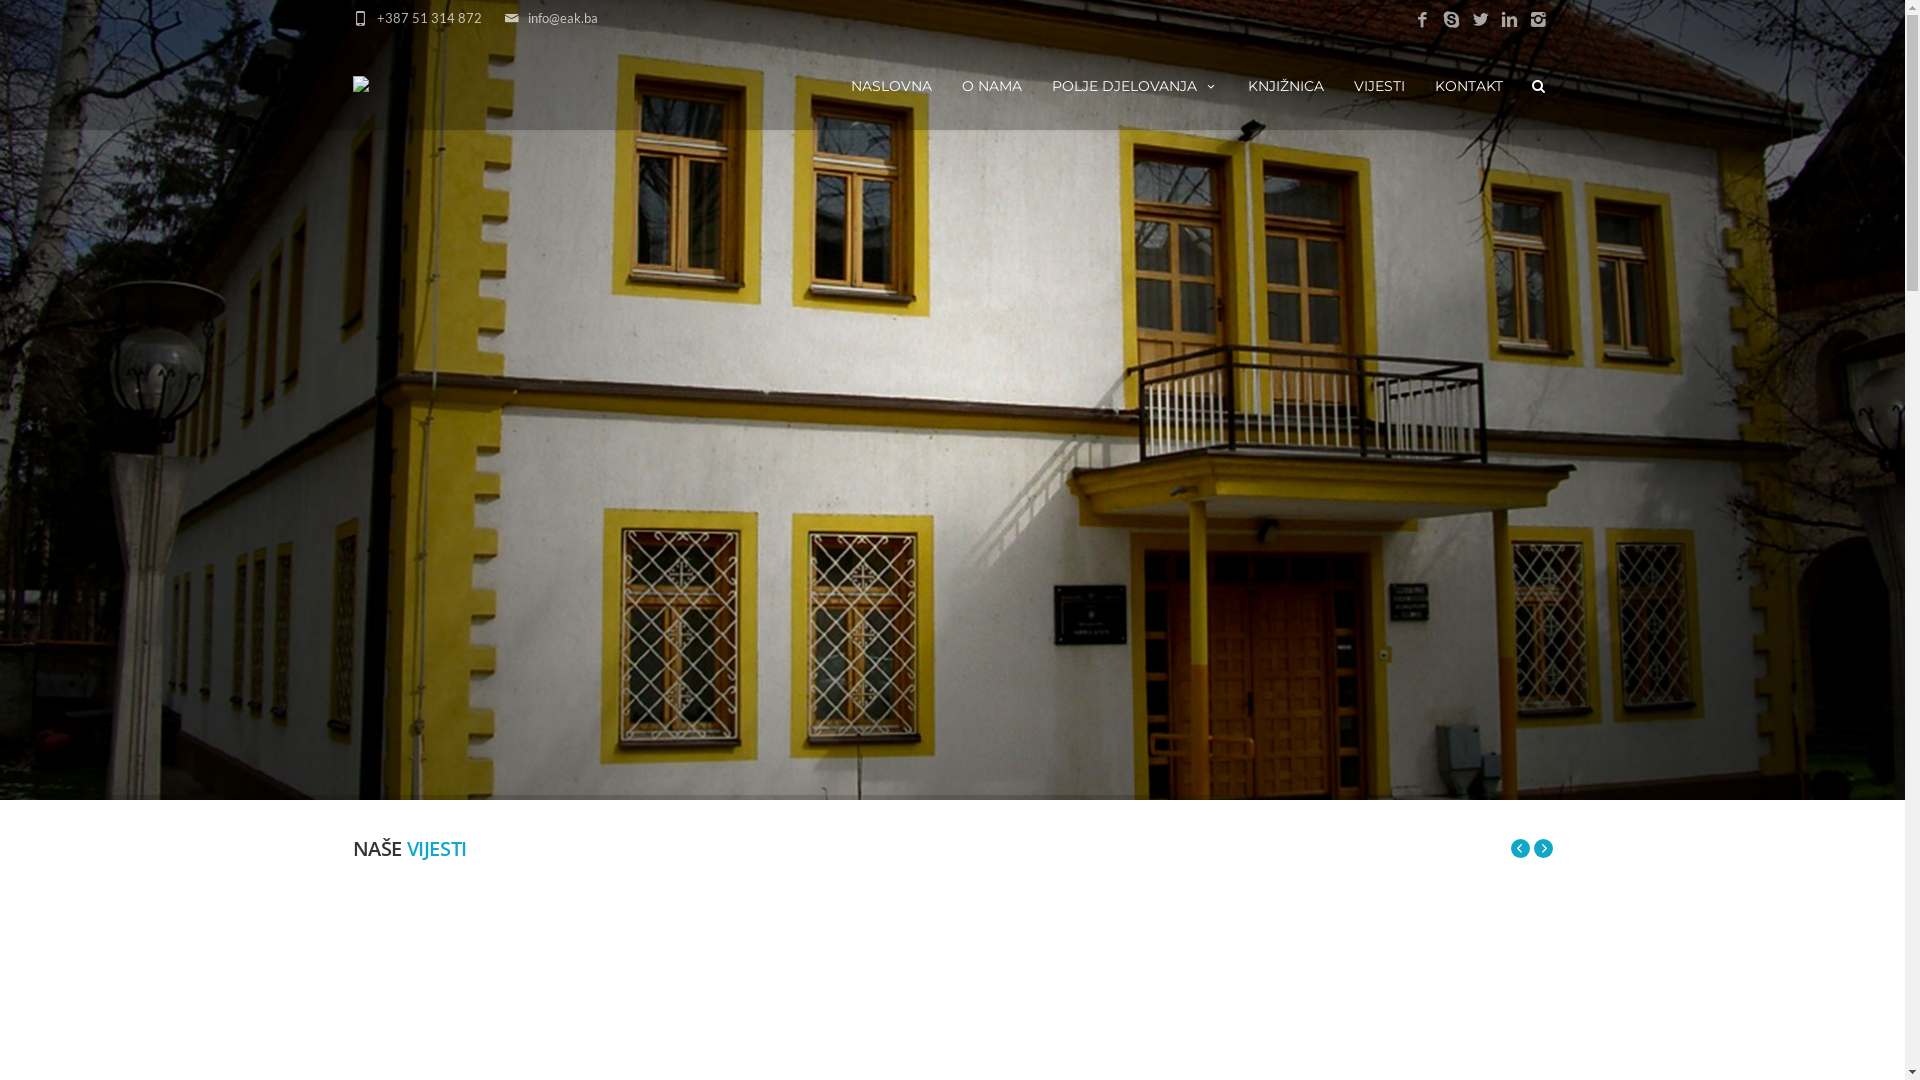 The height and width of the screenshot is (1080, 1920). What do you see at coordinates (990, 83) in the screenshot?
I see `'O NAMA'` at bounding box center [990, 83].